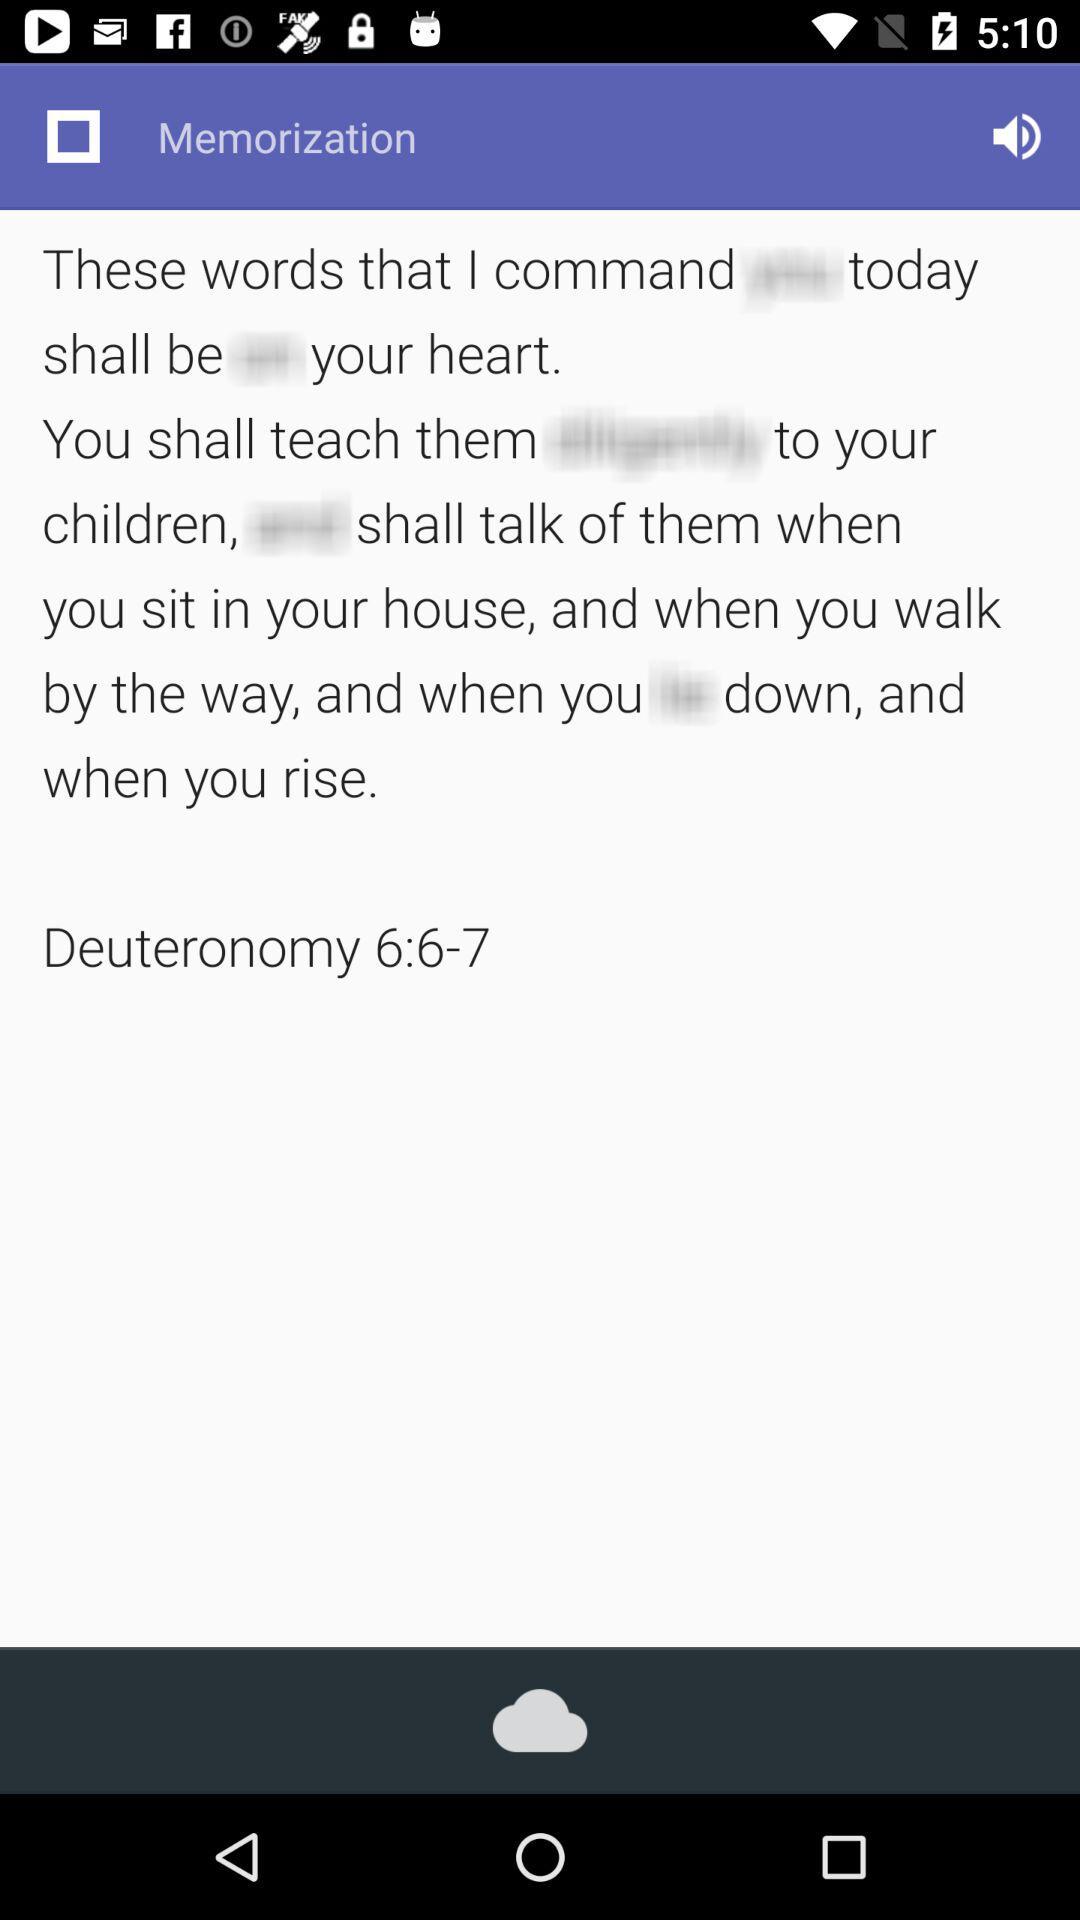 This screenshot has width=1080, height=1920. I want to click on these words that item, so click(540, 605).